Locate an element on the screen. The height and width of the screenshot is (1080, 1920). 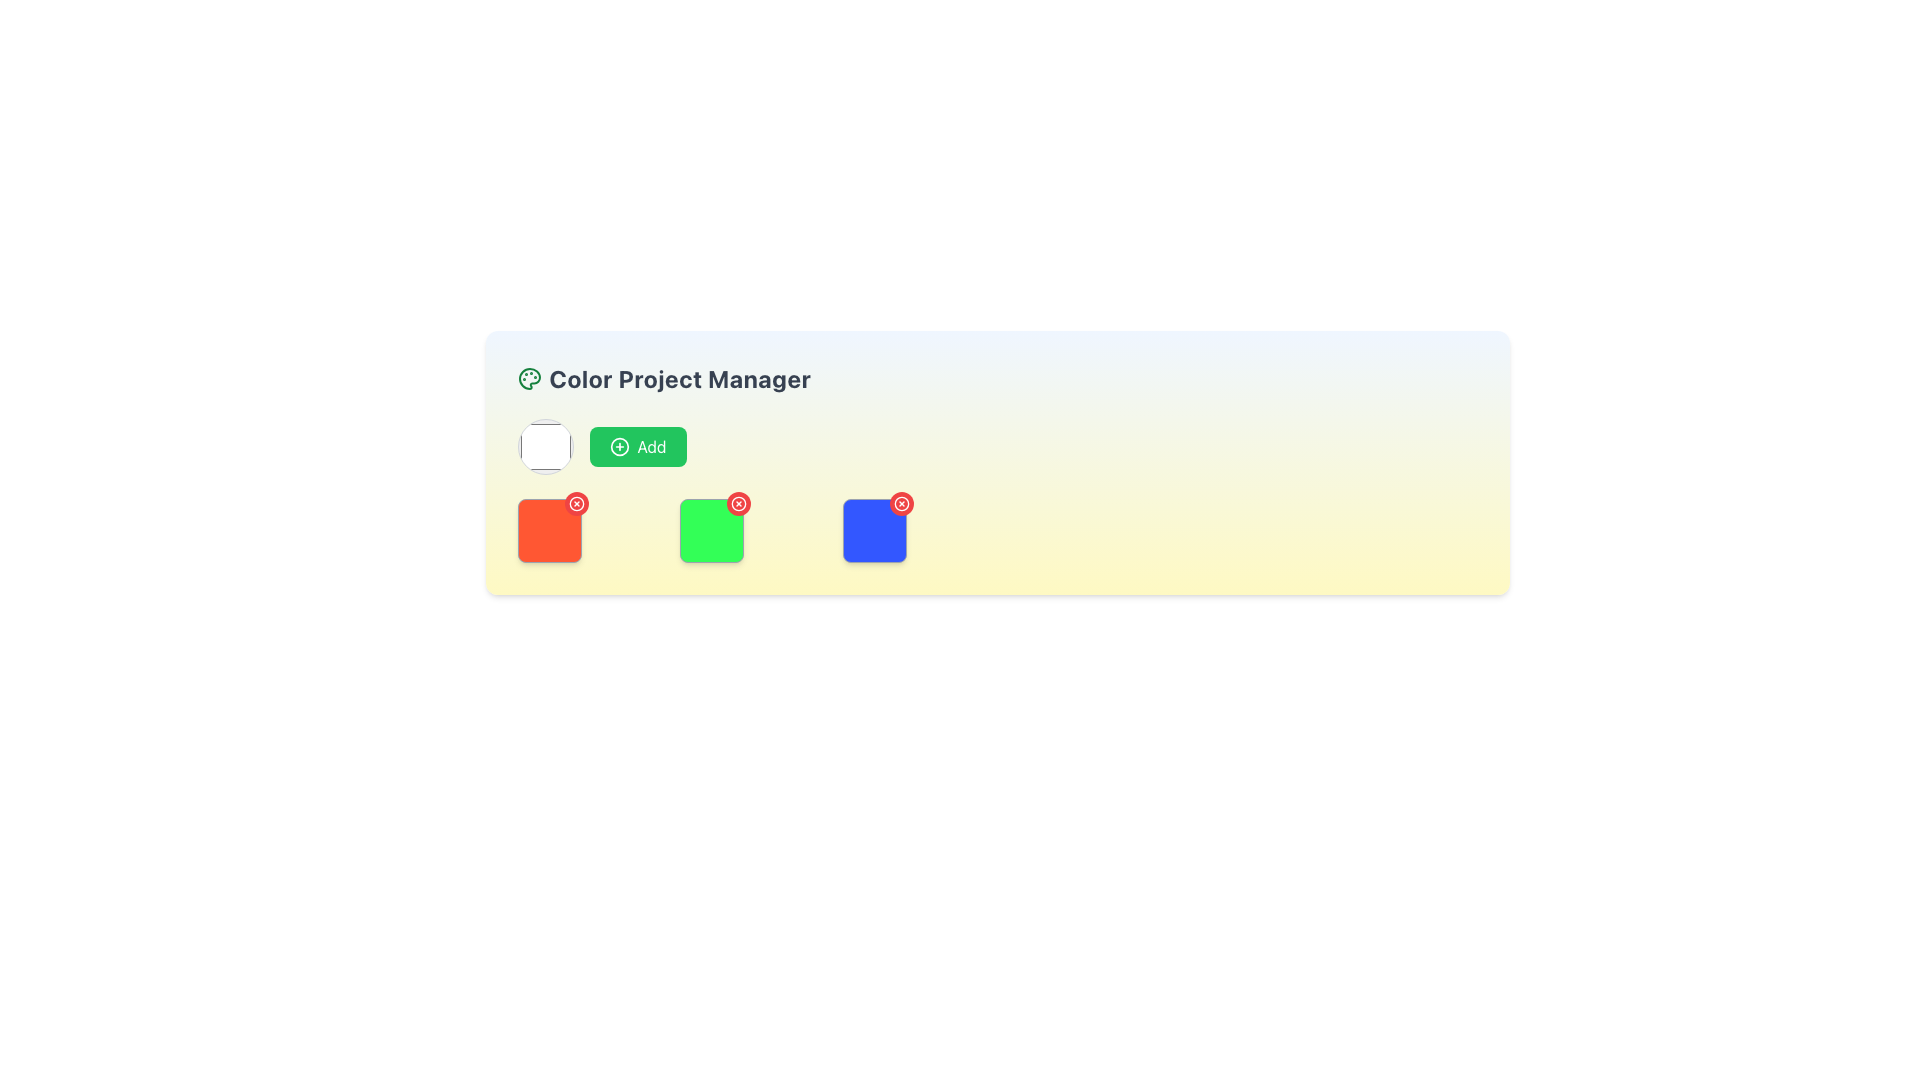
the interactive red circular close button with a white 'X' icon located at the top-right corner of the green selectable color box component is located at coordinates (712, 530).